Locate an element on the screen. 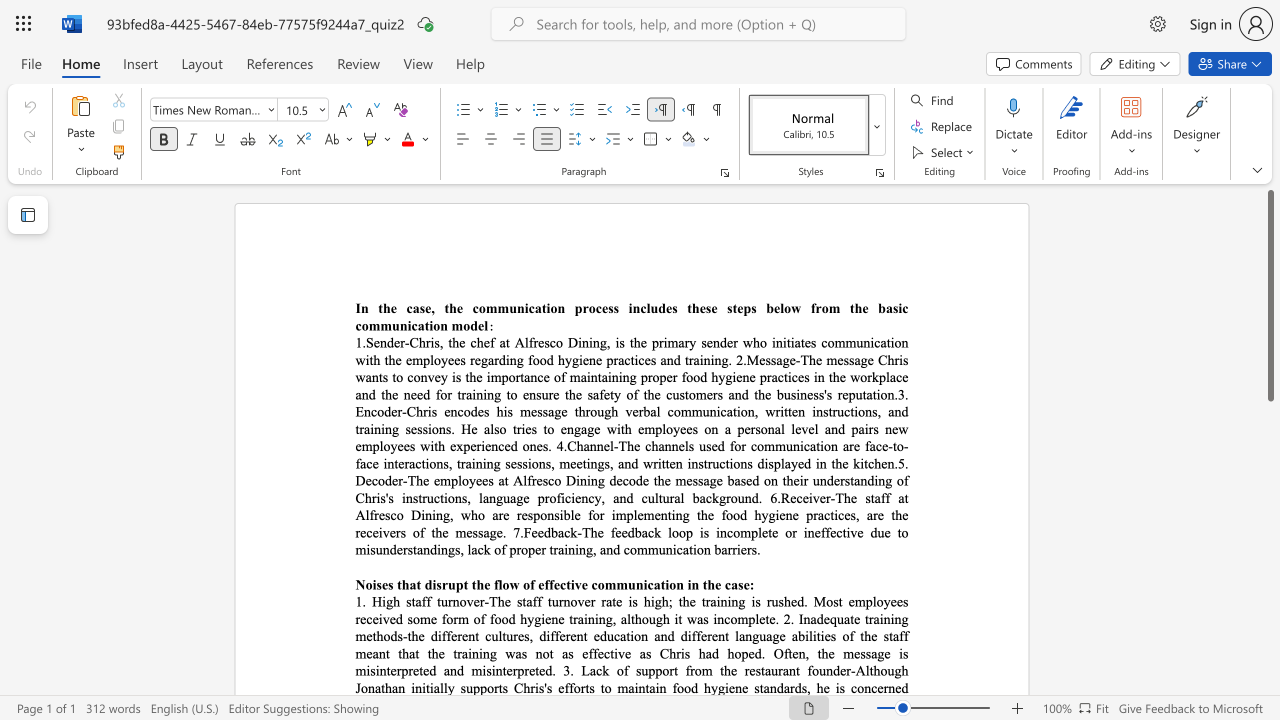 This screenshot has width=1280, height=720. the 6th character "g" in the text is located at coordinates (659, 618).